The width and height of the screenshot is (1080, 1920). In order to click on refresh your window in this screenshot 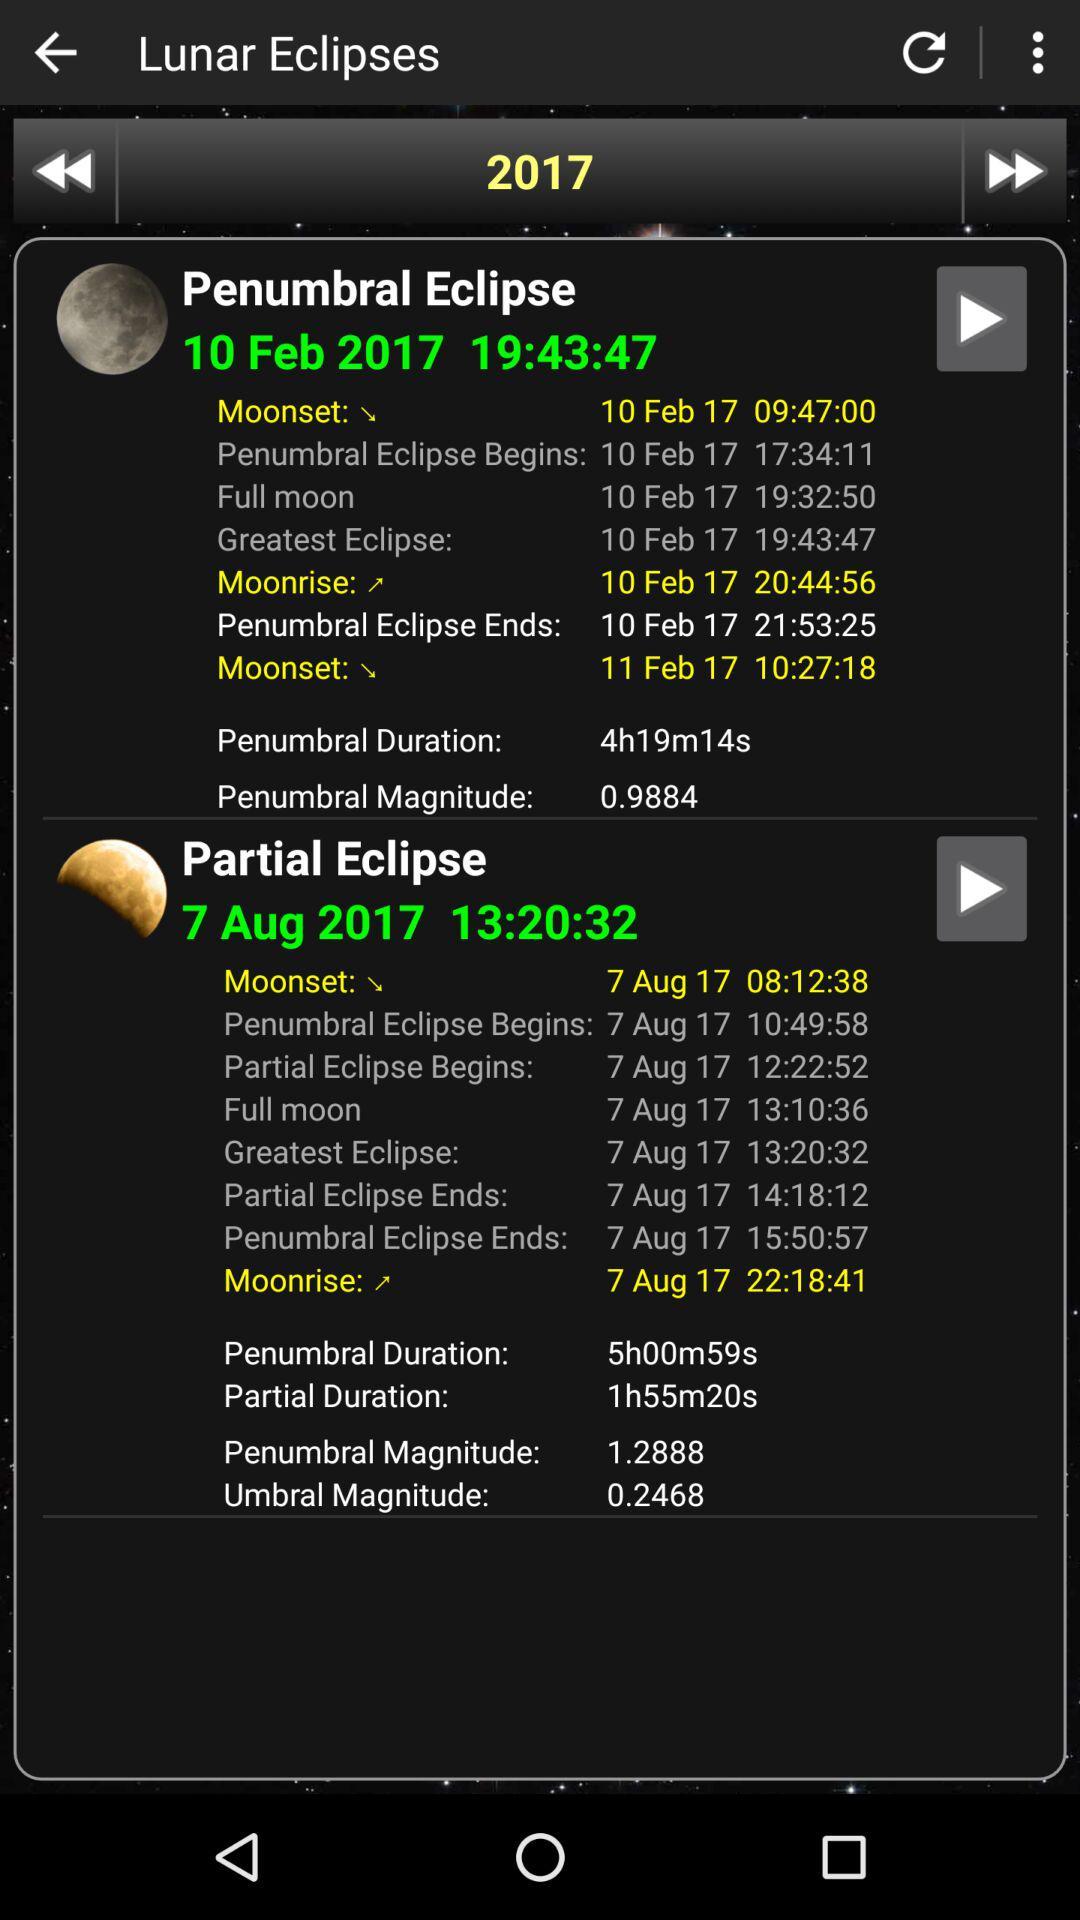, I will do `click(924, 52)`.